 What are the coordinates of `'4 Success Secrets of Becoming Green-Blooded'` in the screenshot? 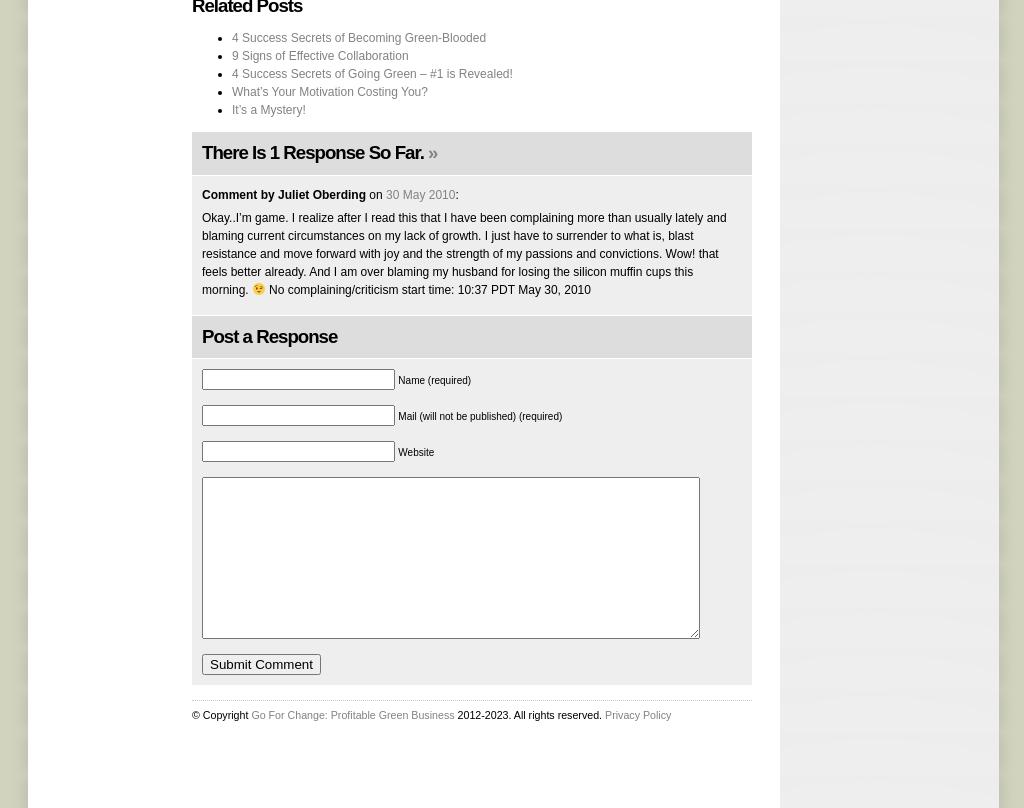 It's located at (359, 37).